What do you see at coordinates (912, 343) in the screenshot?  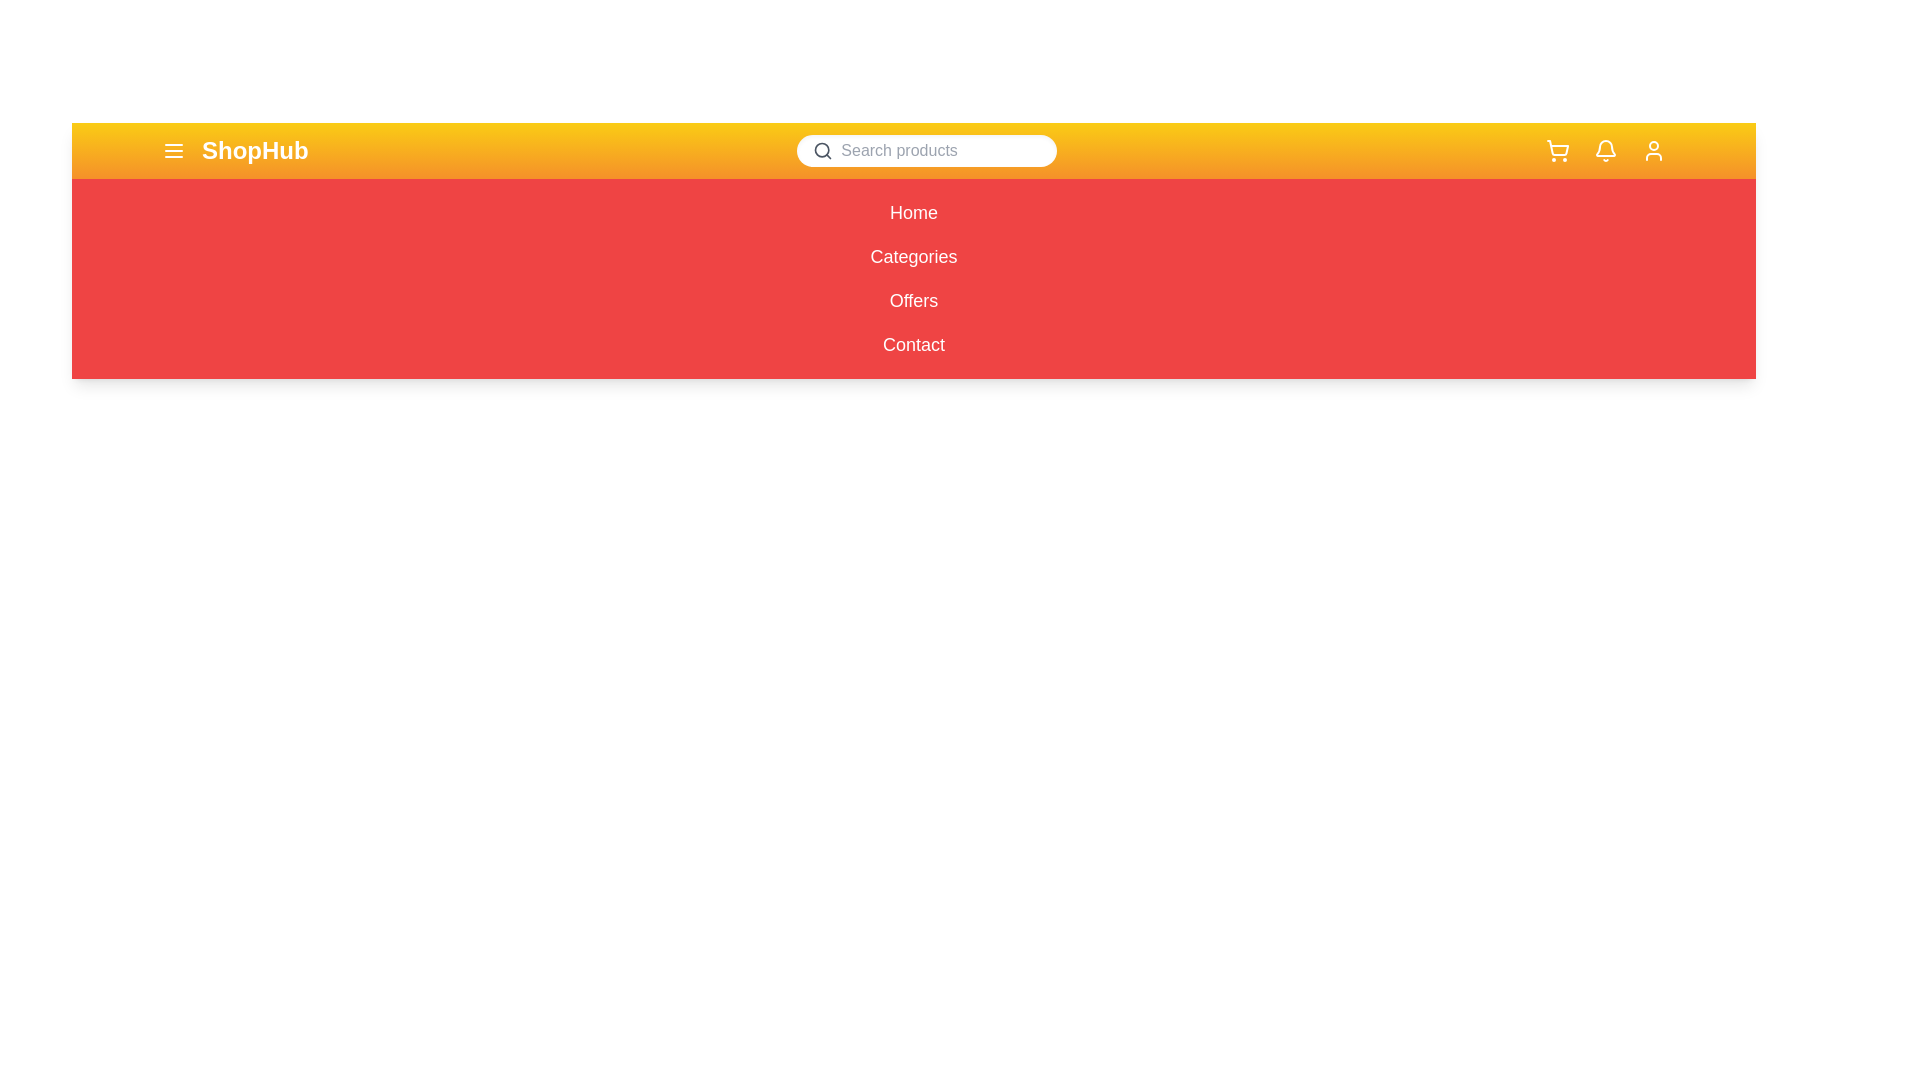 I see `the 'Contact' link to navigate to the Contact page` at bounding box center [912, 343].